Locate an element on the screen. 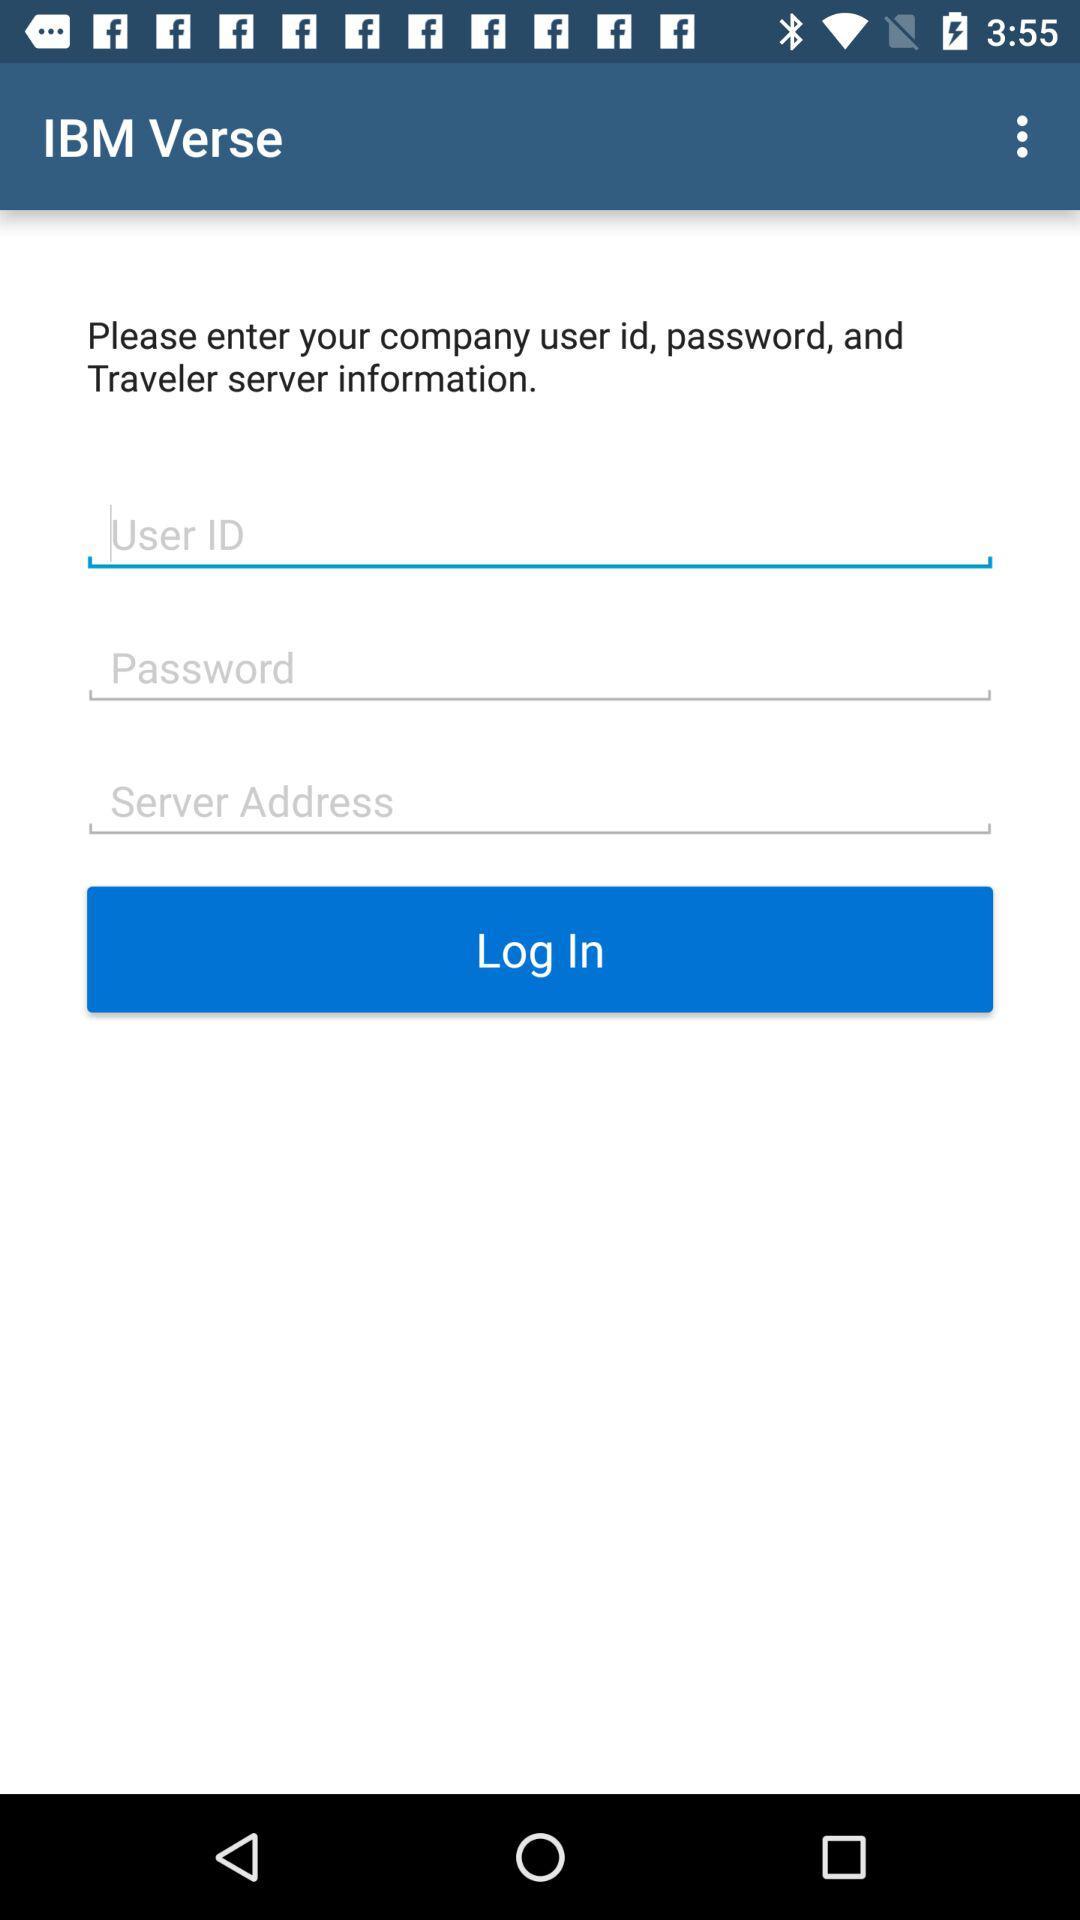 The image size is (1080, 1920). item above please enter your icon is located at coordinates (1027, 135).